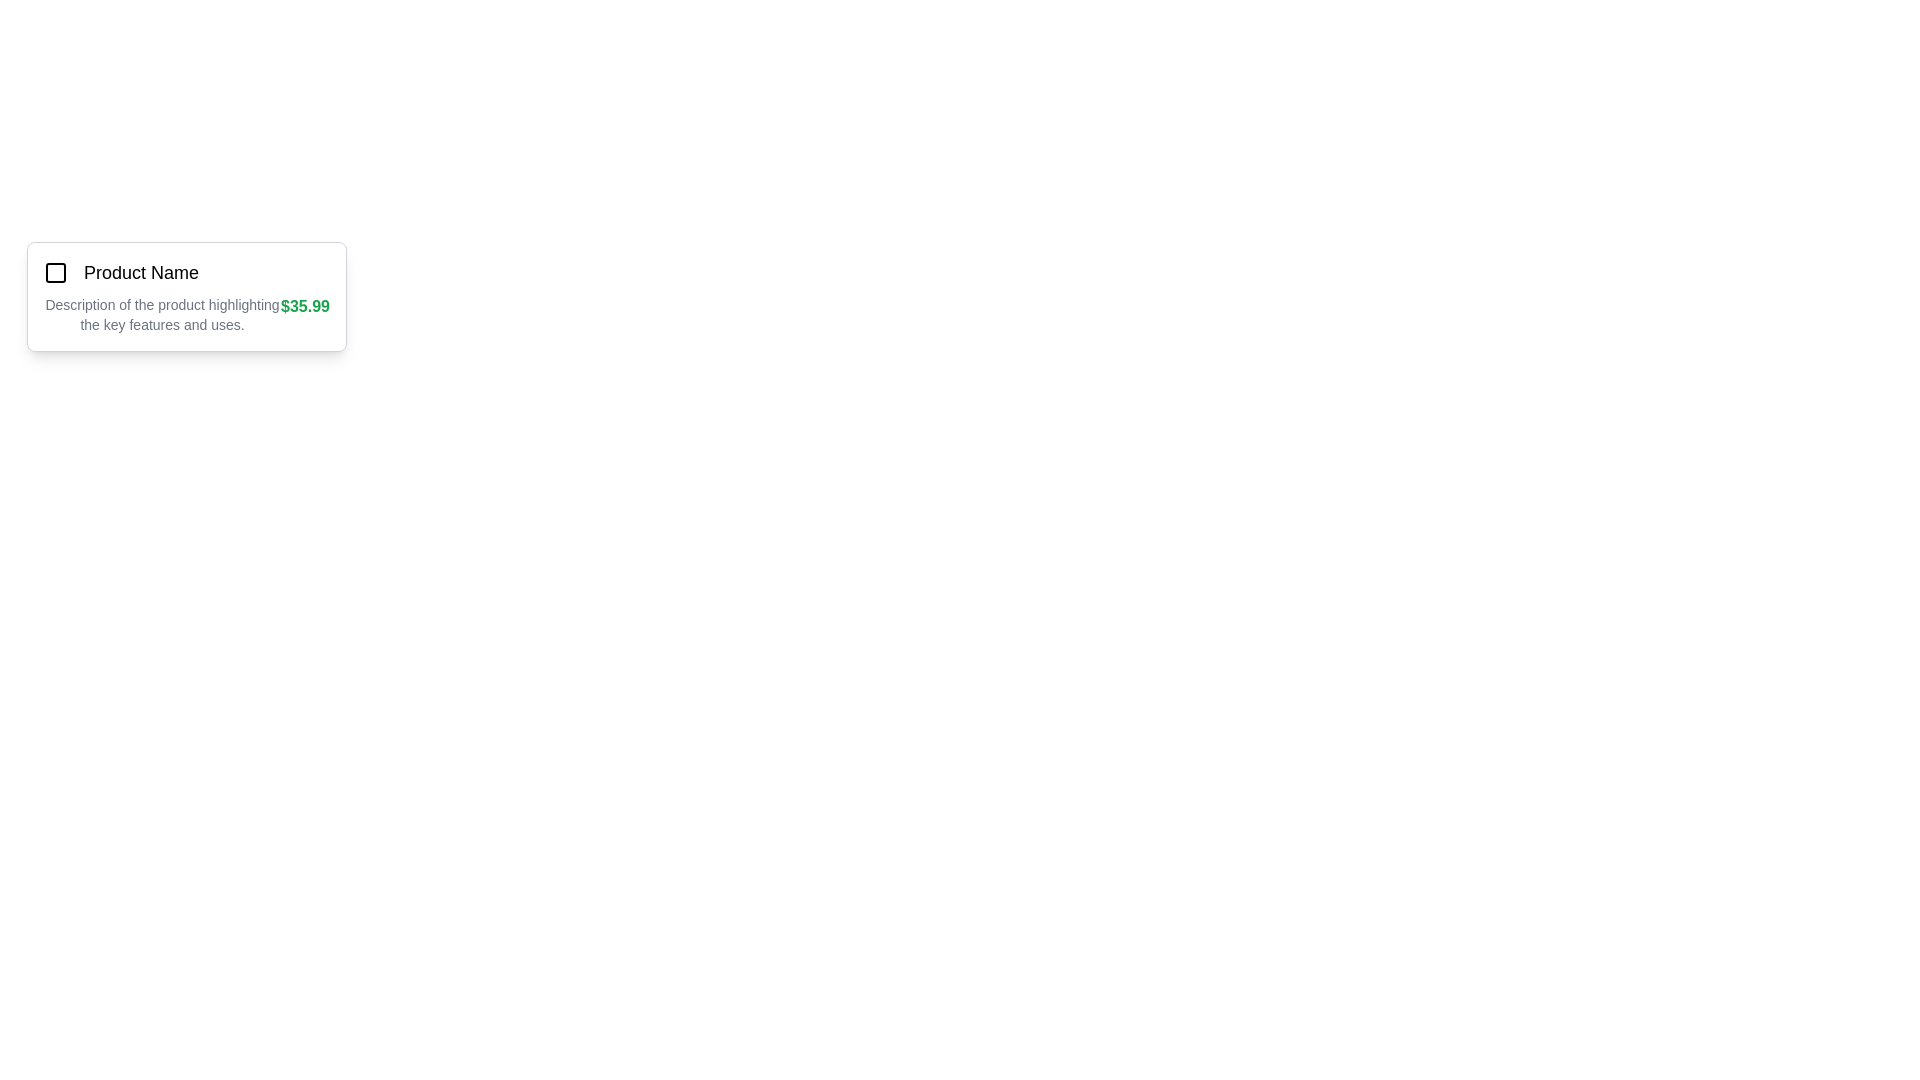  I want to click on the static text displaying the price '$35.99' in bold green text, which is located on the right side of a description block, so click(304, 315).